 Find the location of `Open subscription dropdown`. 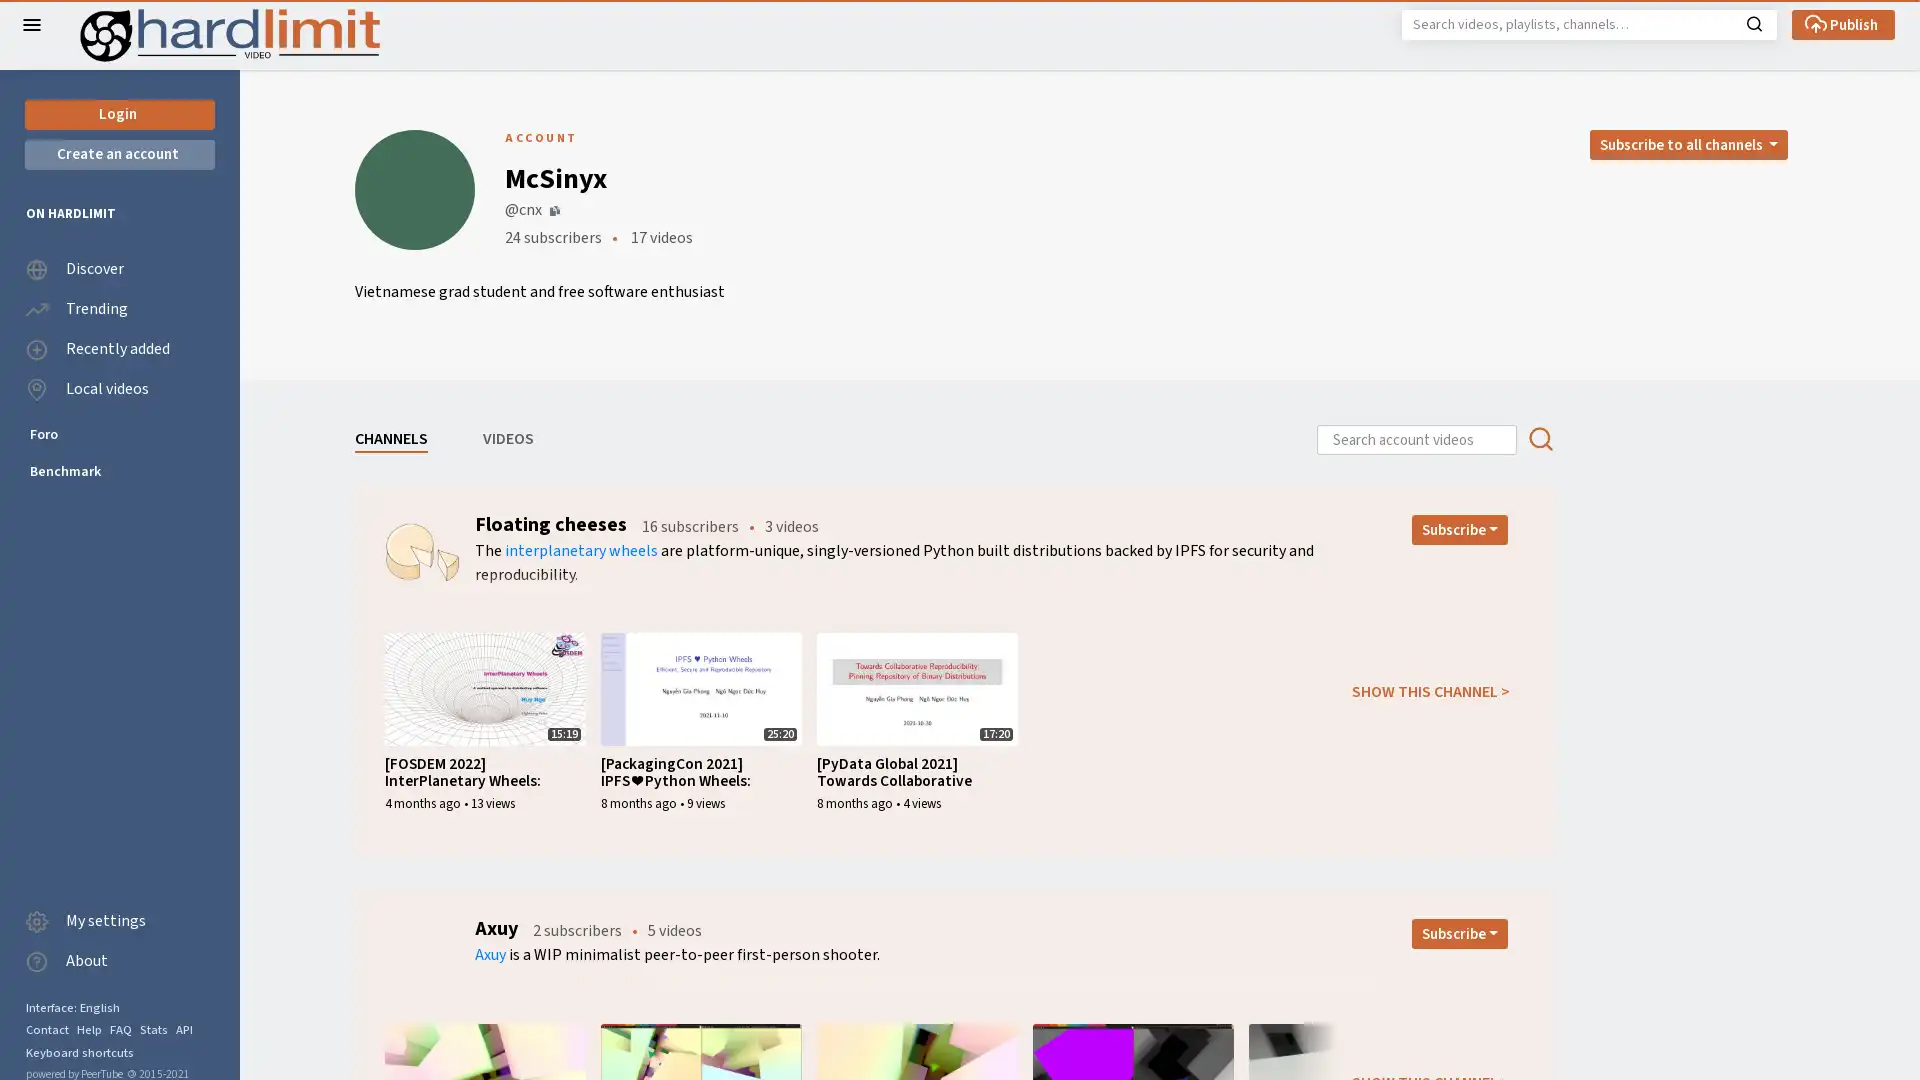

Open subscription dropdown is located at coordinates (1459, 933).